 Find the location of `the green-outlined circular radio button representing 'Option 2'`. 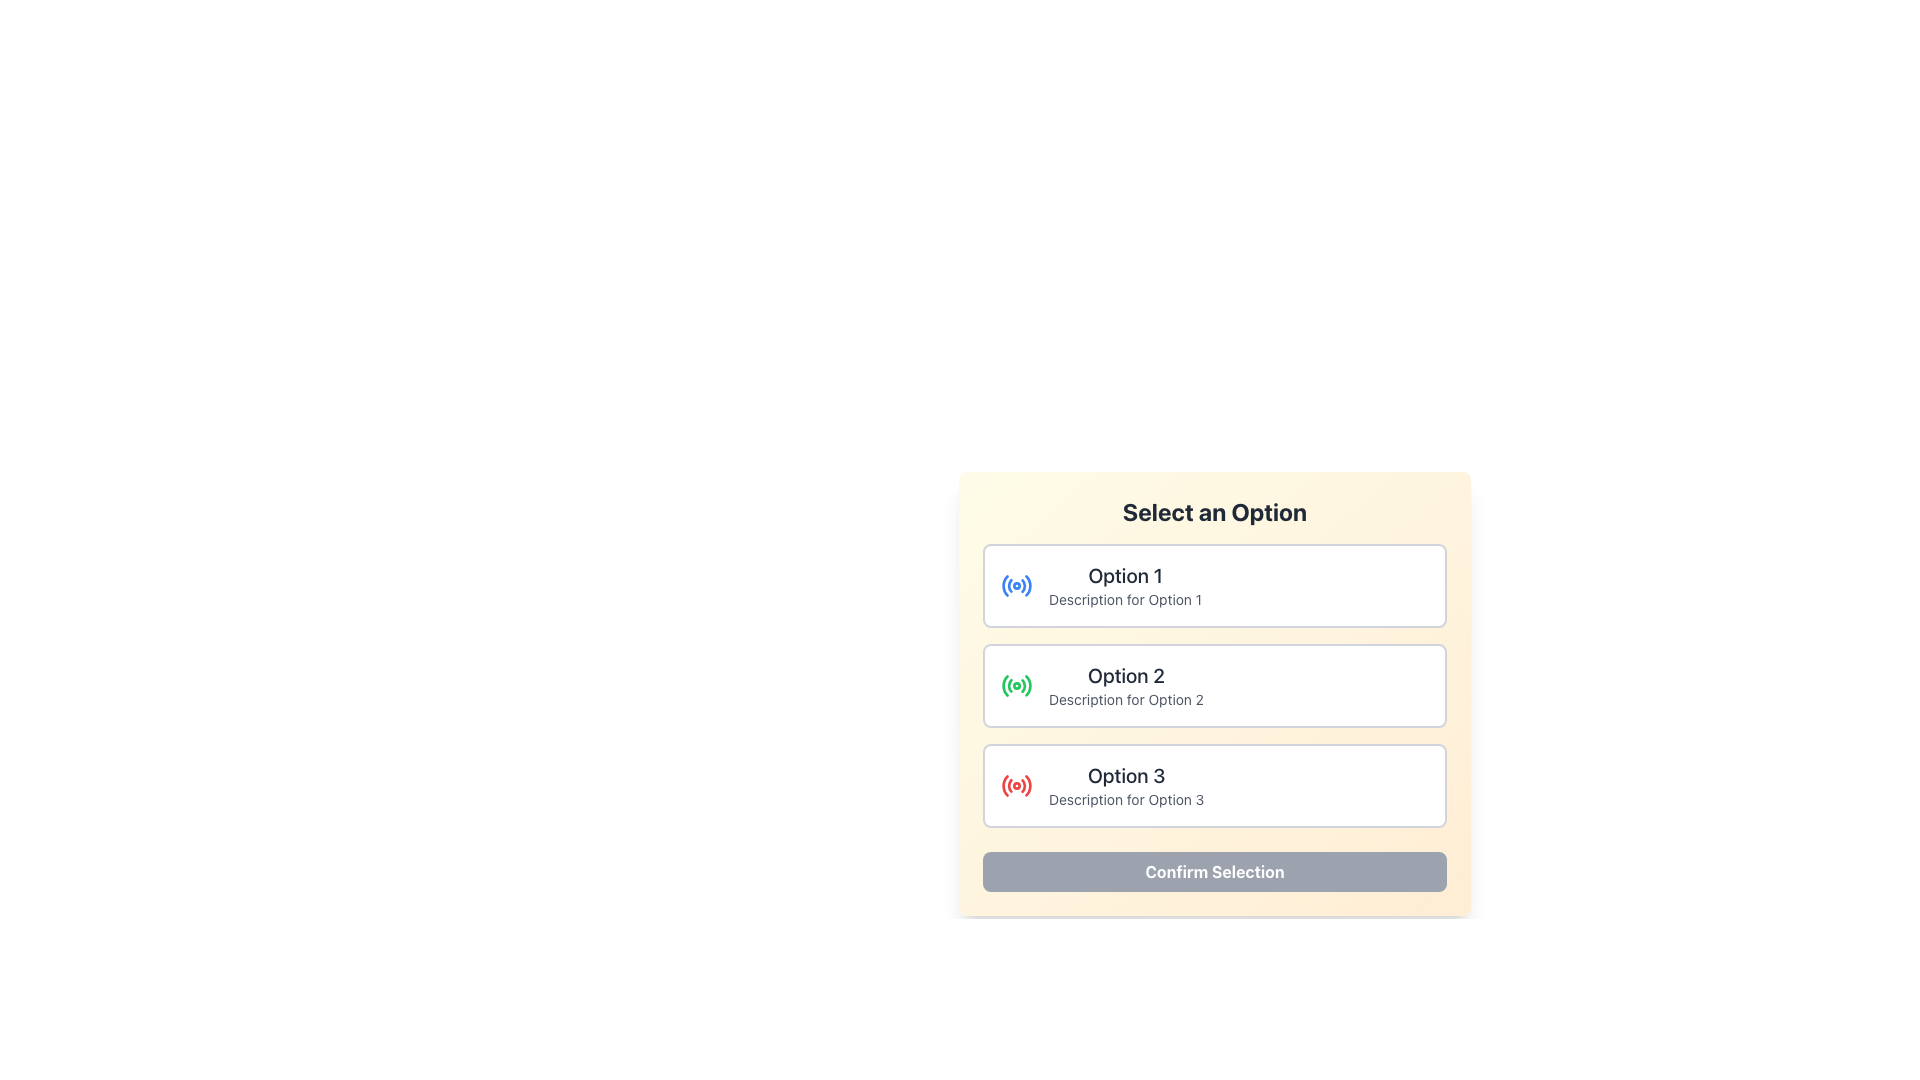

the green-outlined circular radio button representing 'Option 2' is located at coordinates (1017, 685).